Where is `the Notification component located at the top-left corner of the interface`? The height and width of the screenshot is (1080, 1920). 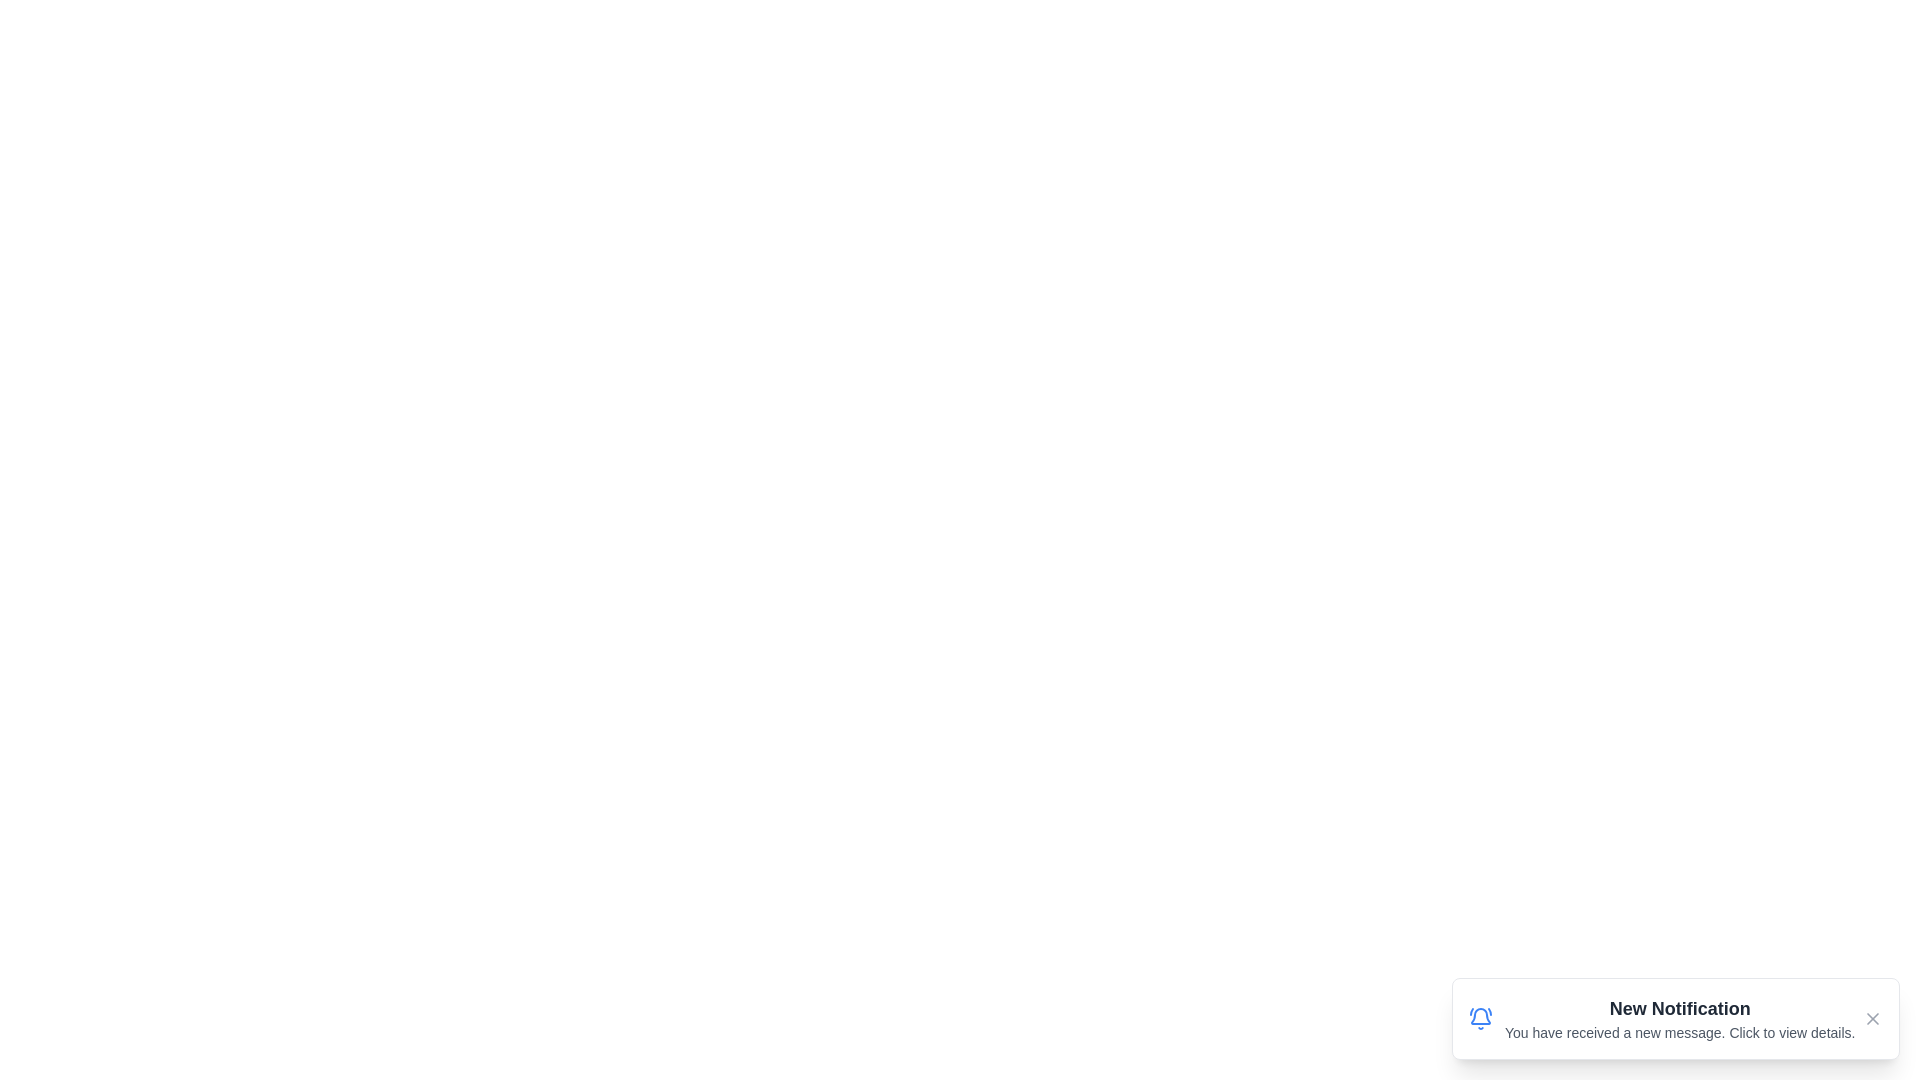
the Notification component located at the top-left corner of the interface is located at coordinates (1661, 1018).